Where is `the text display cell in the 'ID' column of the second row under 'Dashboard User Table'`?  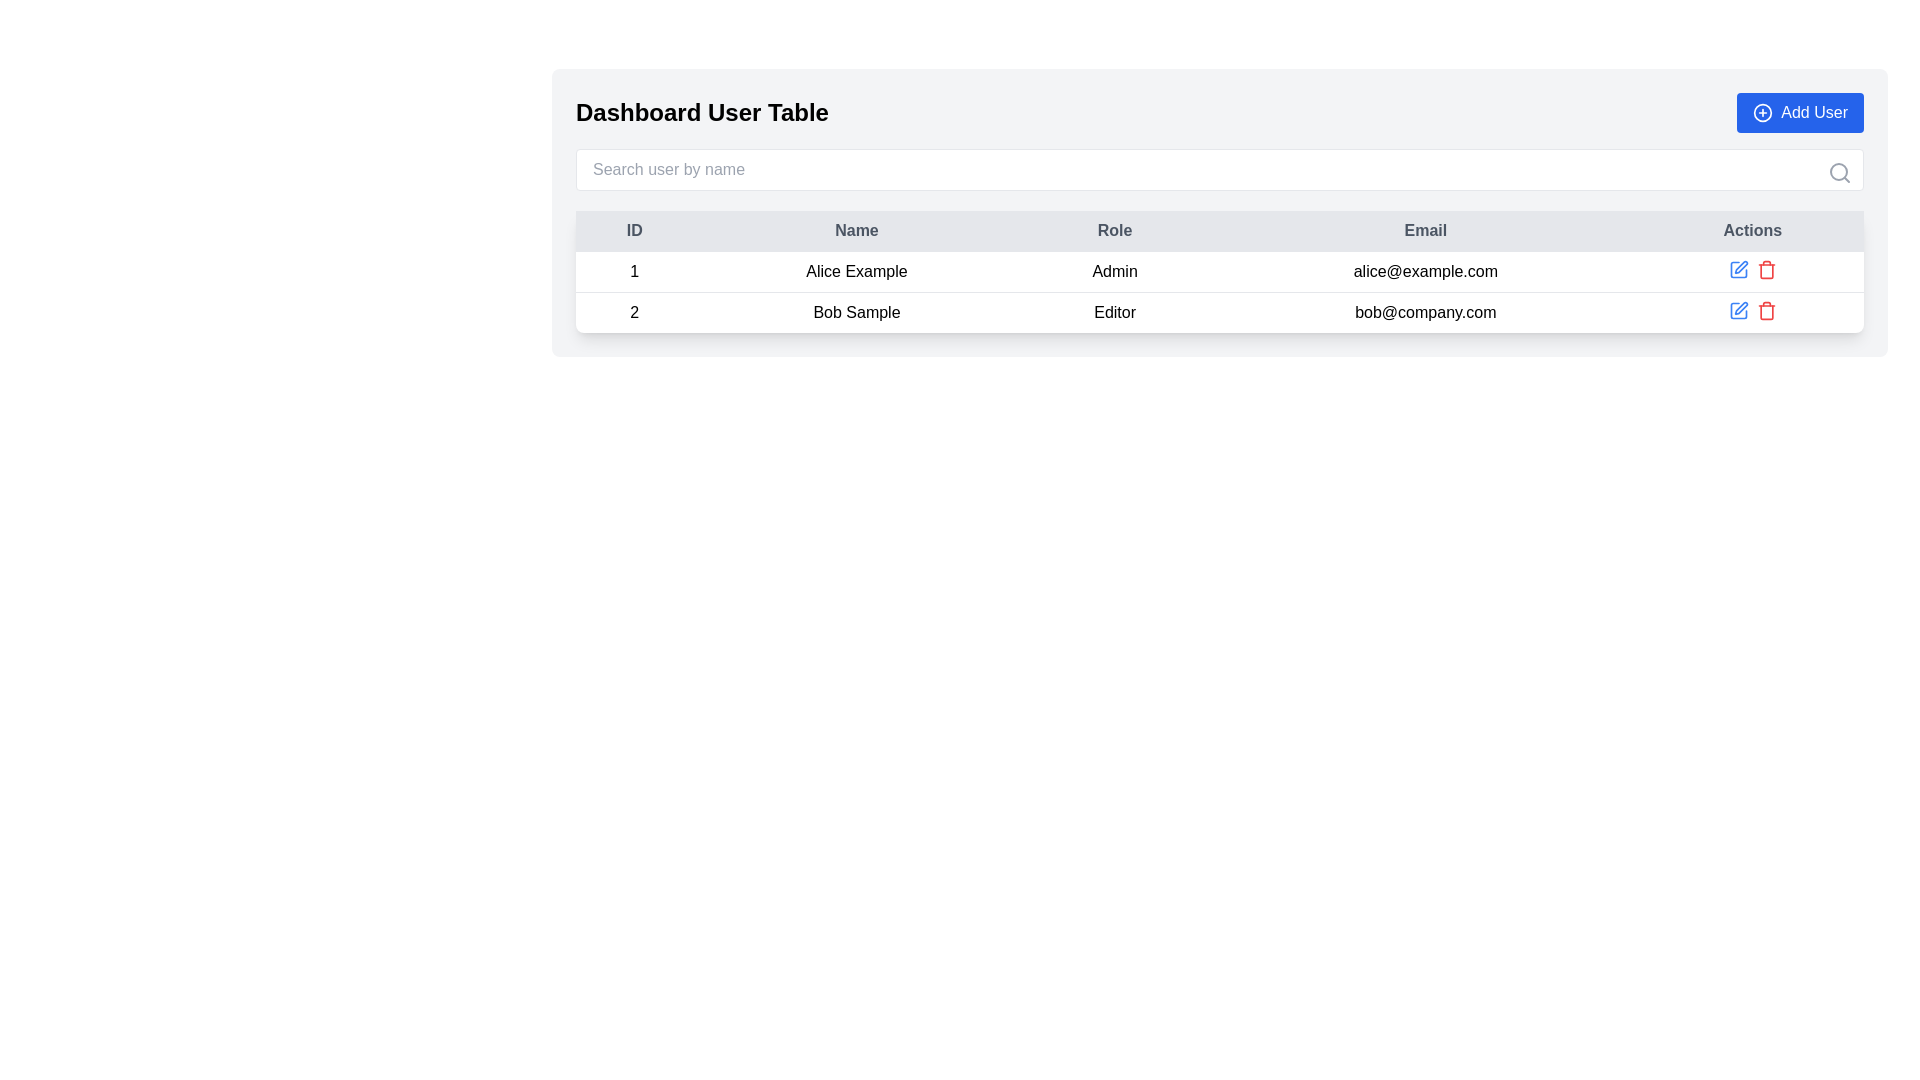 the text display cell in the 'ID' column of the second row under 'Dashboard User Table' is located at coordinates (633, 312).